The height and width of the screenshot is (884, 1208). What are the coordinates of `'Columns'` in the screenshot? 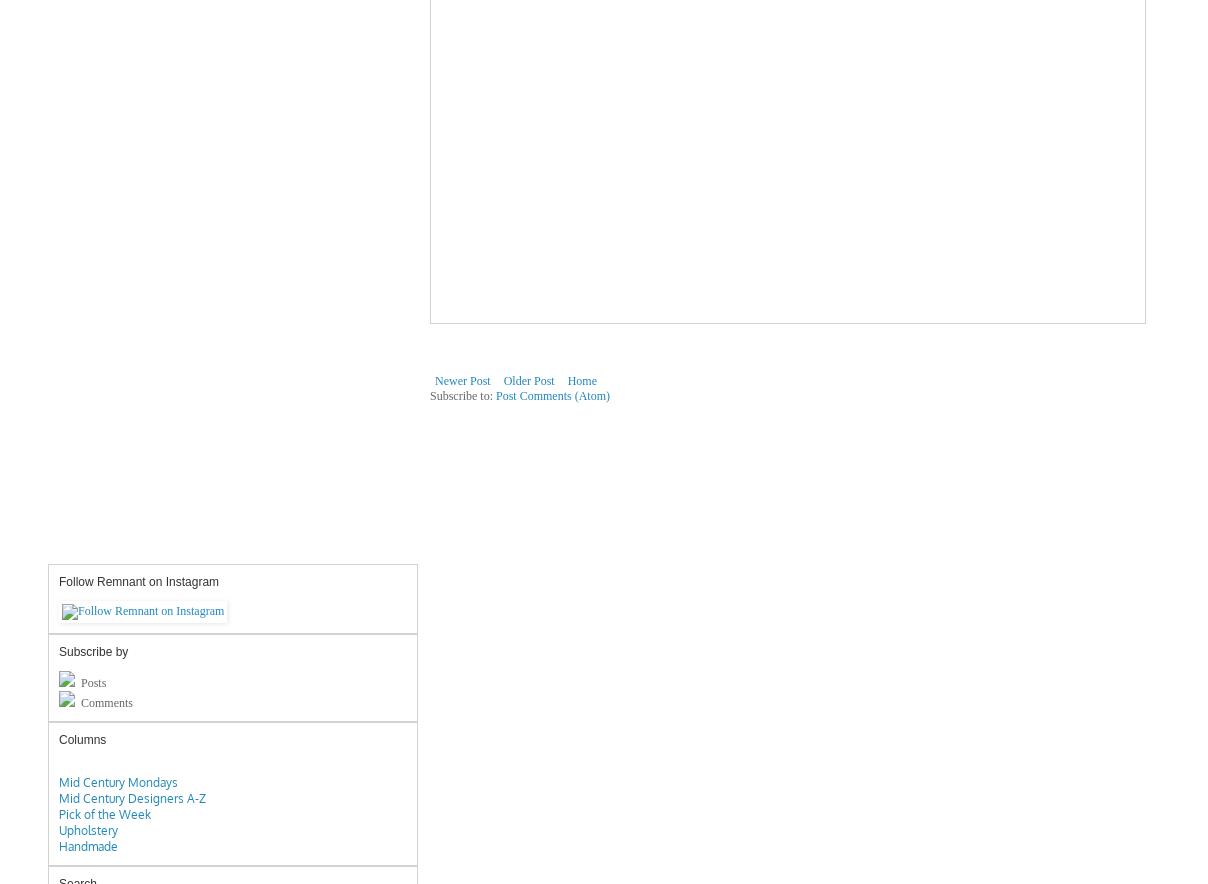 It's located at (81, 739).